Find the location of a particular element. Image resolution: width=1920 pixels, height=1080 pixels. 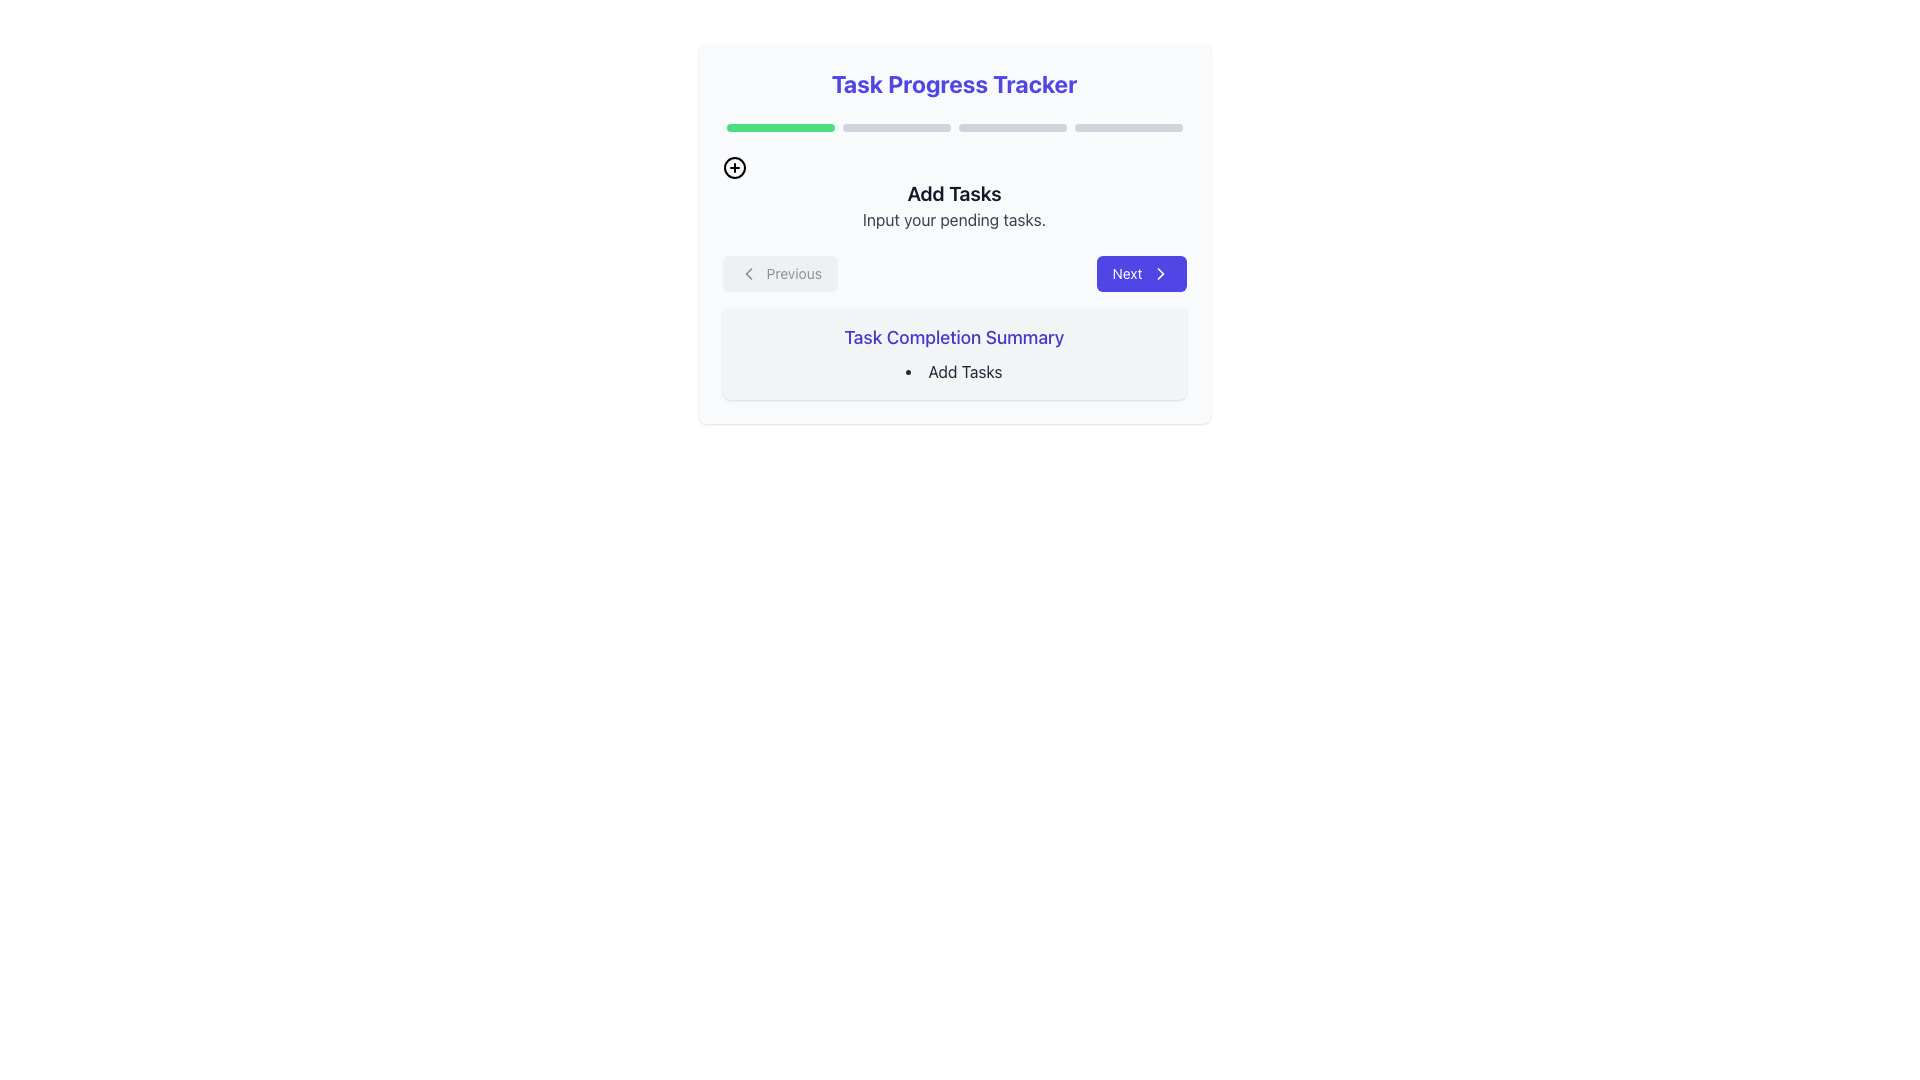

the 'Next' button, which contains a small rightward chevron icon is located at coordinates (1160, 273).